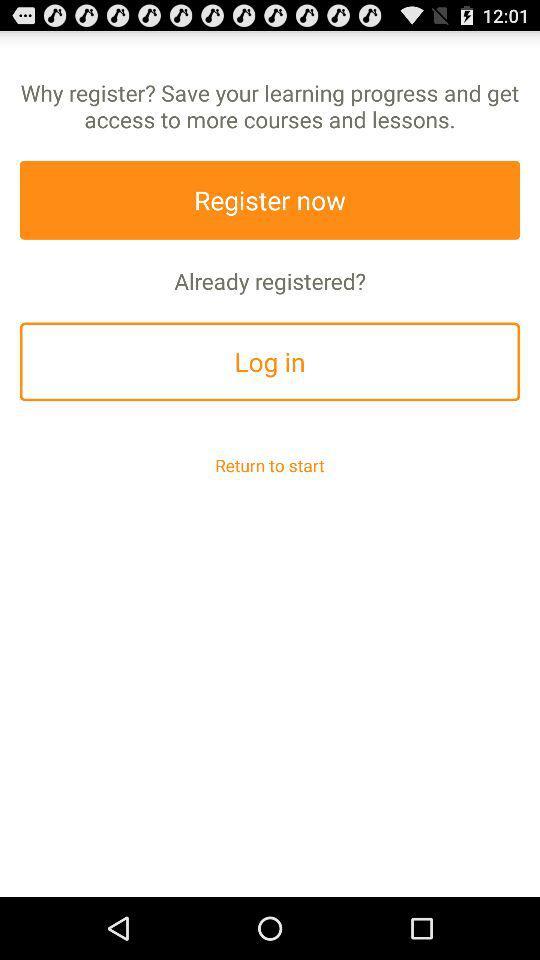 This screenshot has height=960, width=540. I want to click on the register now app, so click(270, 200).